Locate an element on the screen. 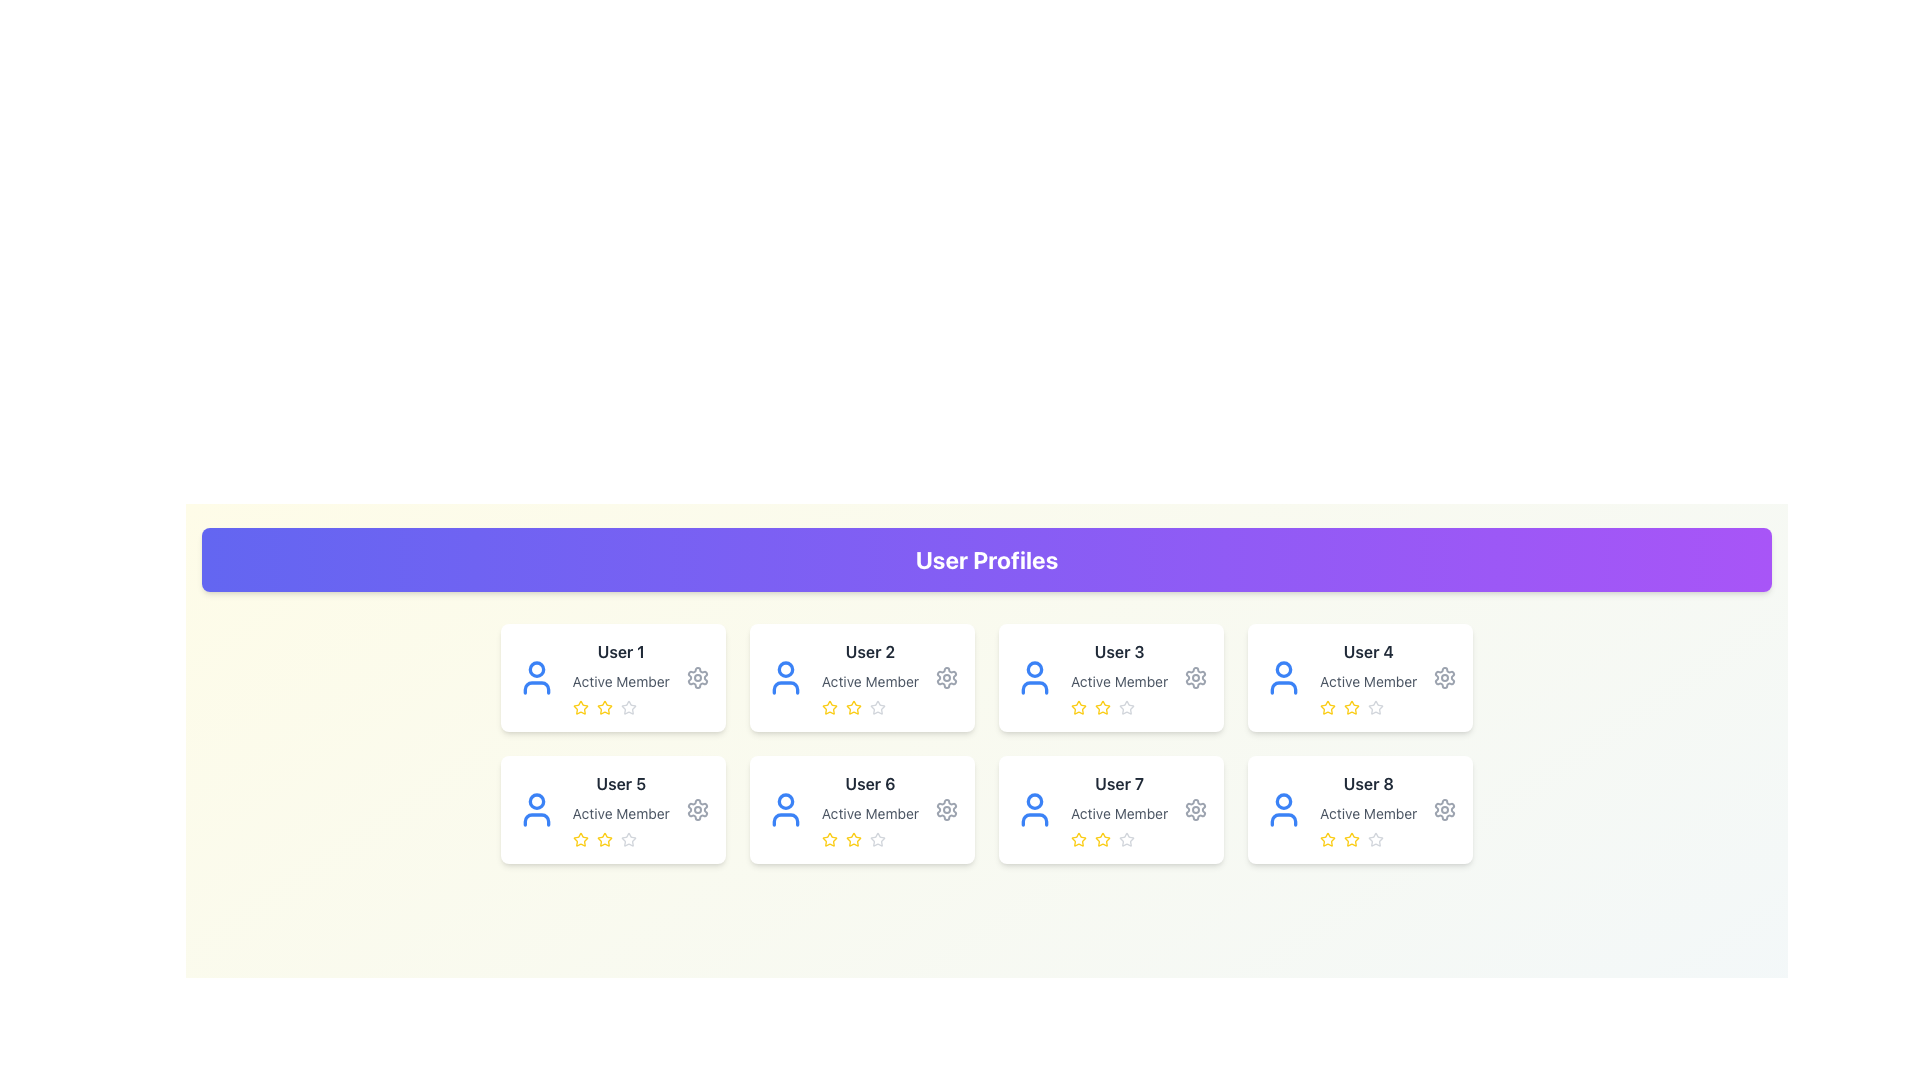  the settings icon located in the top-right corner of the 'User 6' card in the second row's second column of the 'User Profiles' section, which likely opens settings or options related to User 6 is located at coordinates (945, 810).